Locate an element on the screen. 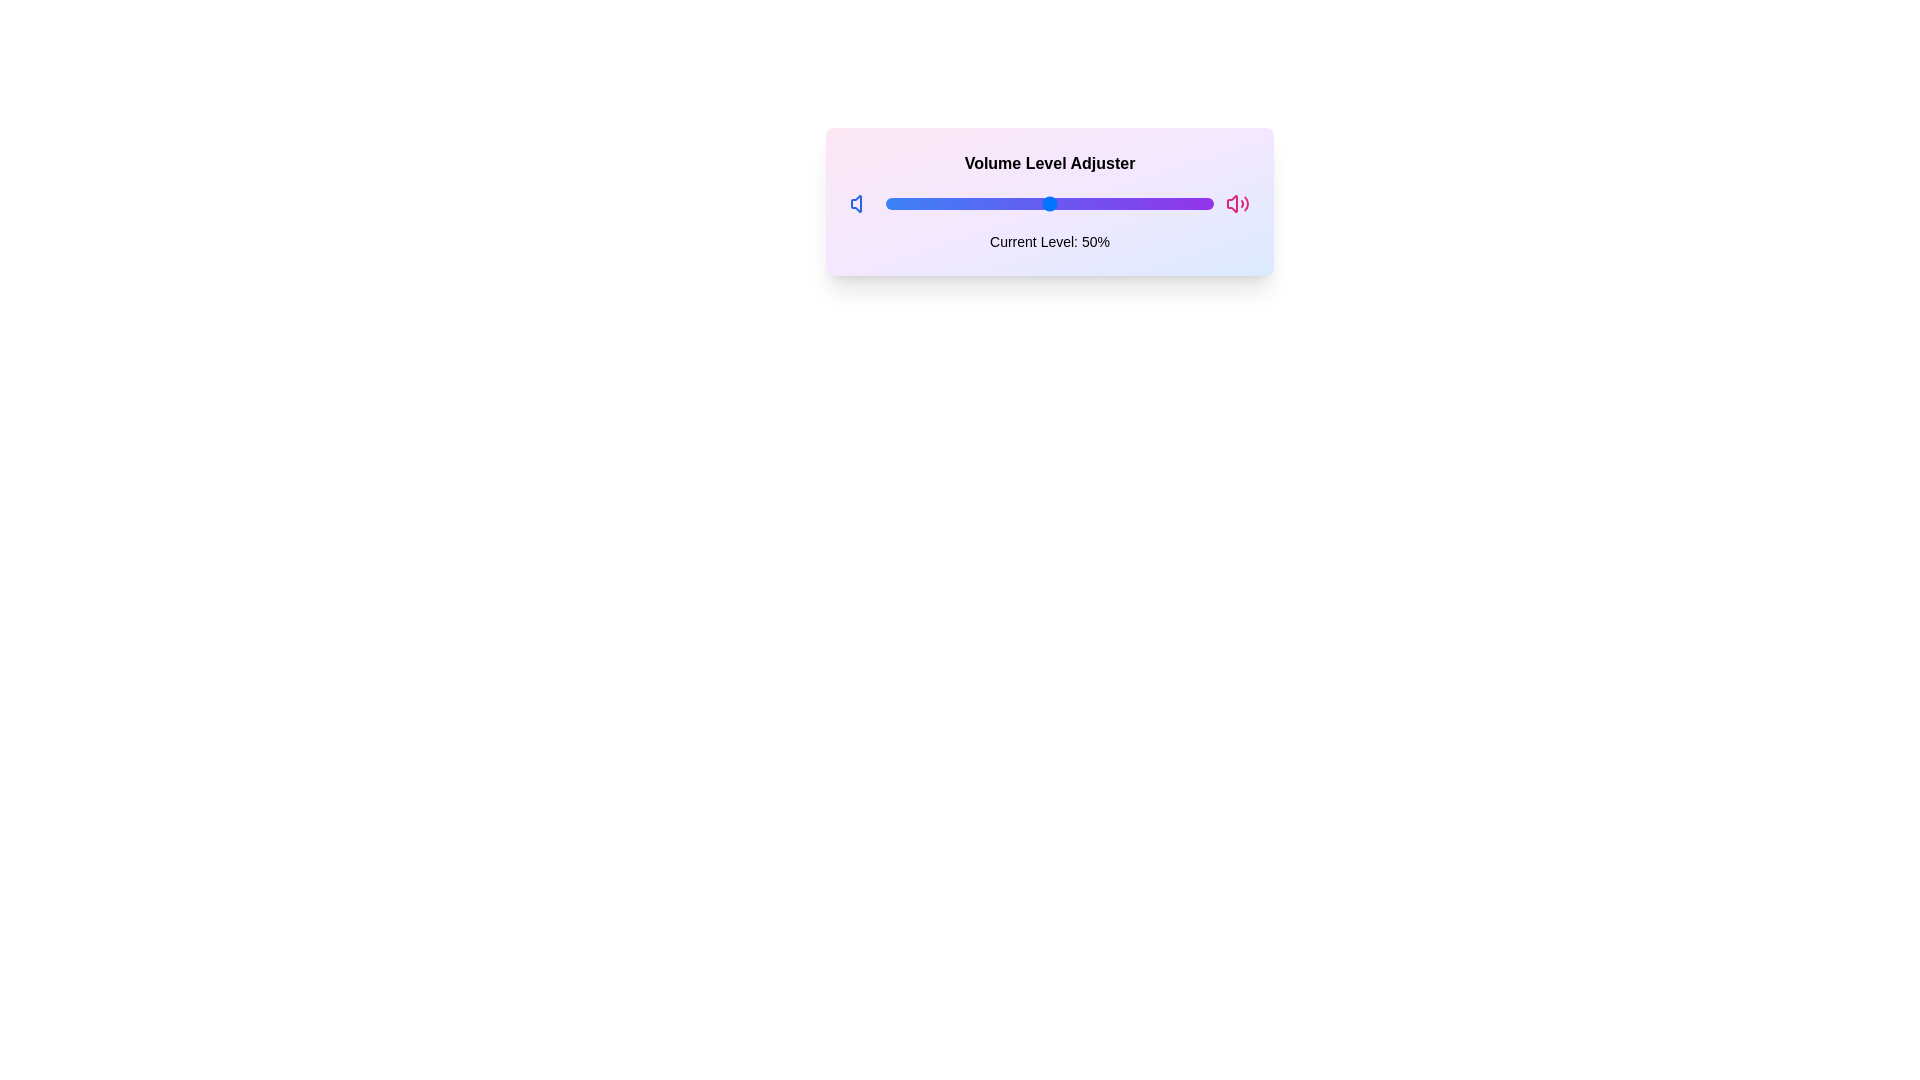 The height and width of the screenshot is (1080, 1920). the volume slider to set the volume to 4% is located at coordinates (898, 204).